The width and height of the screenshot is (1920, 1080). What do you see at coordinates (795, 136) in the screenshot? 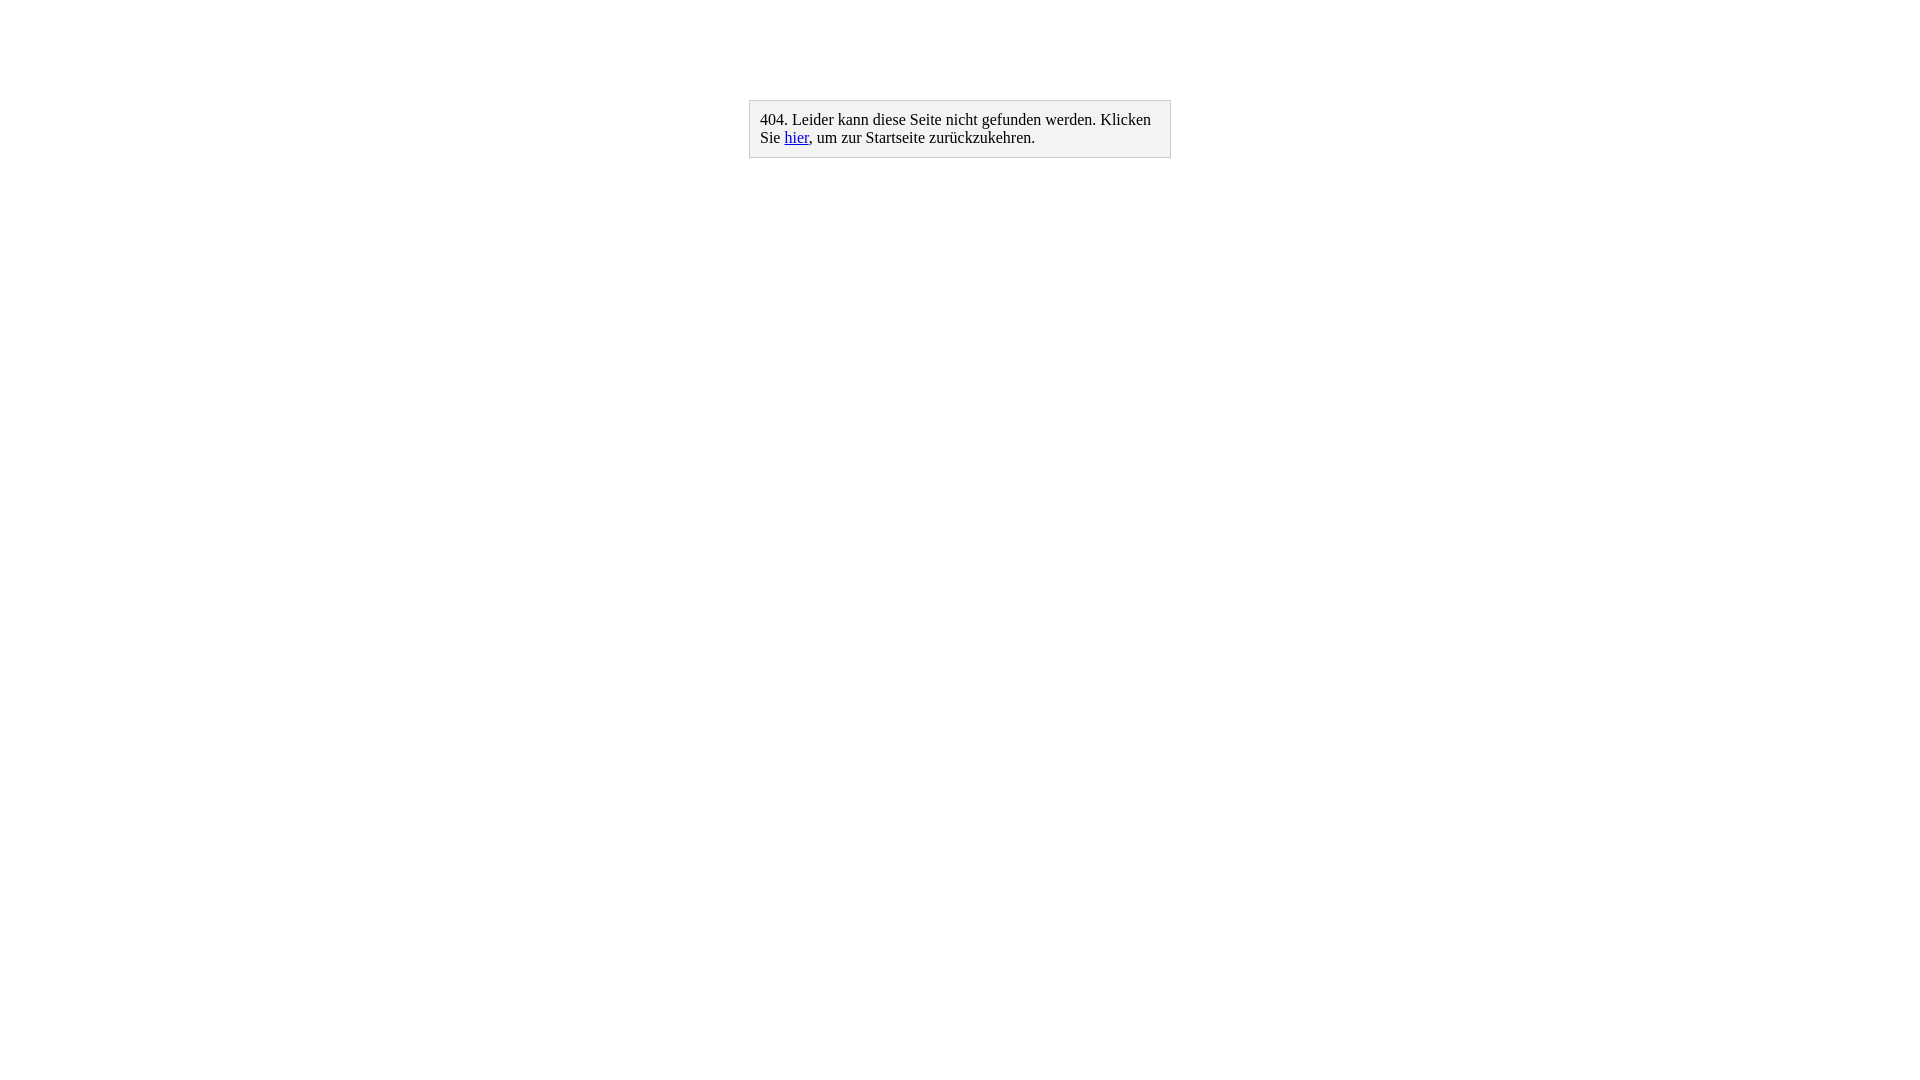
I see `'hier'` at bounding box center [795, 136].